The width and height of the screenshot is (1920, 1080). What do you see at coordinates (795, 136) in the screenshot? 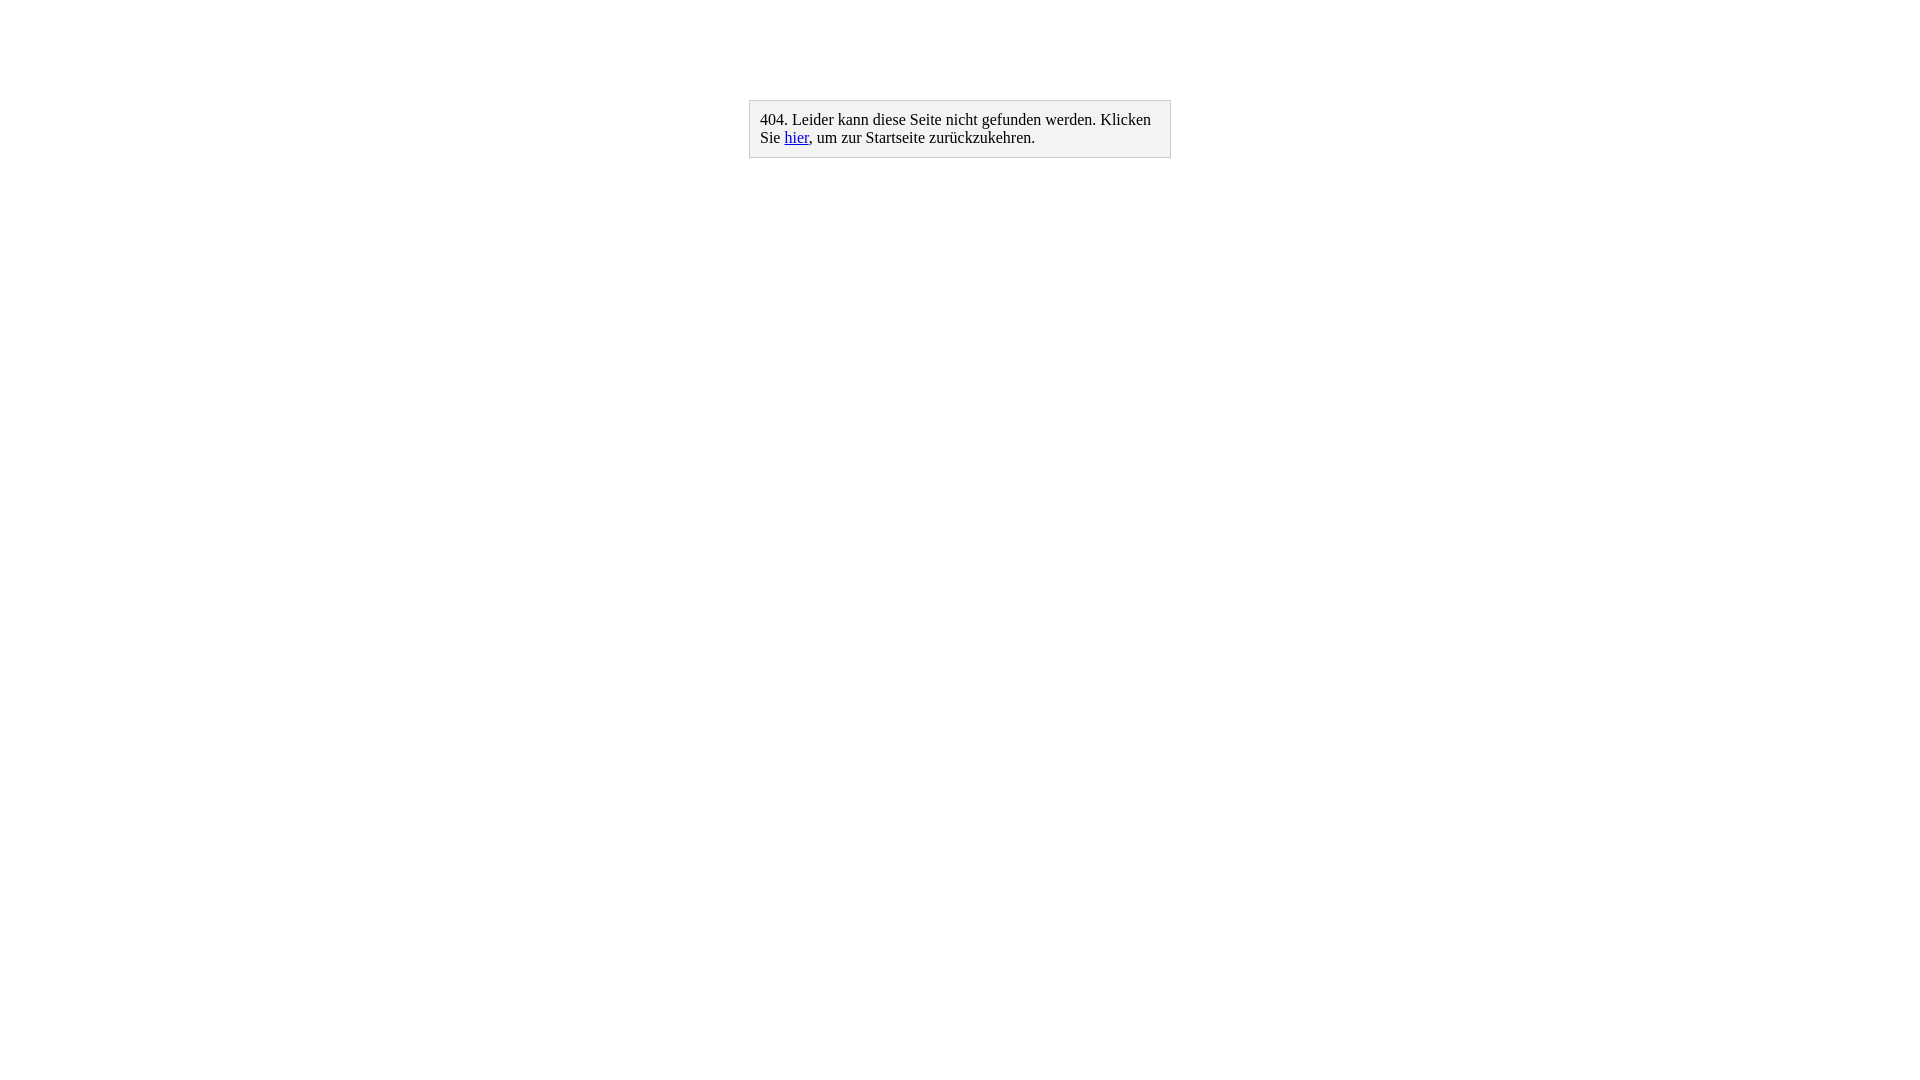
I see `'hier'` at bounding box center [795, 136].